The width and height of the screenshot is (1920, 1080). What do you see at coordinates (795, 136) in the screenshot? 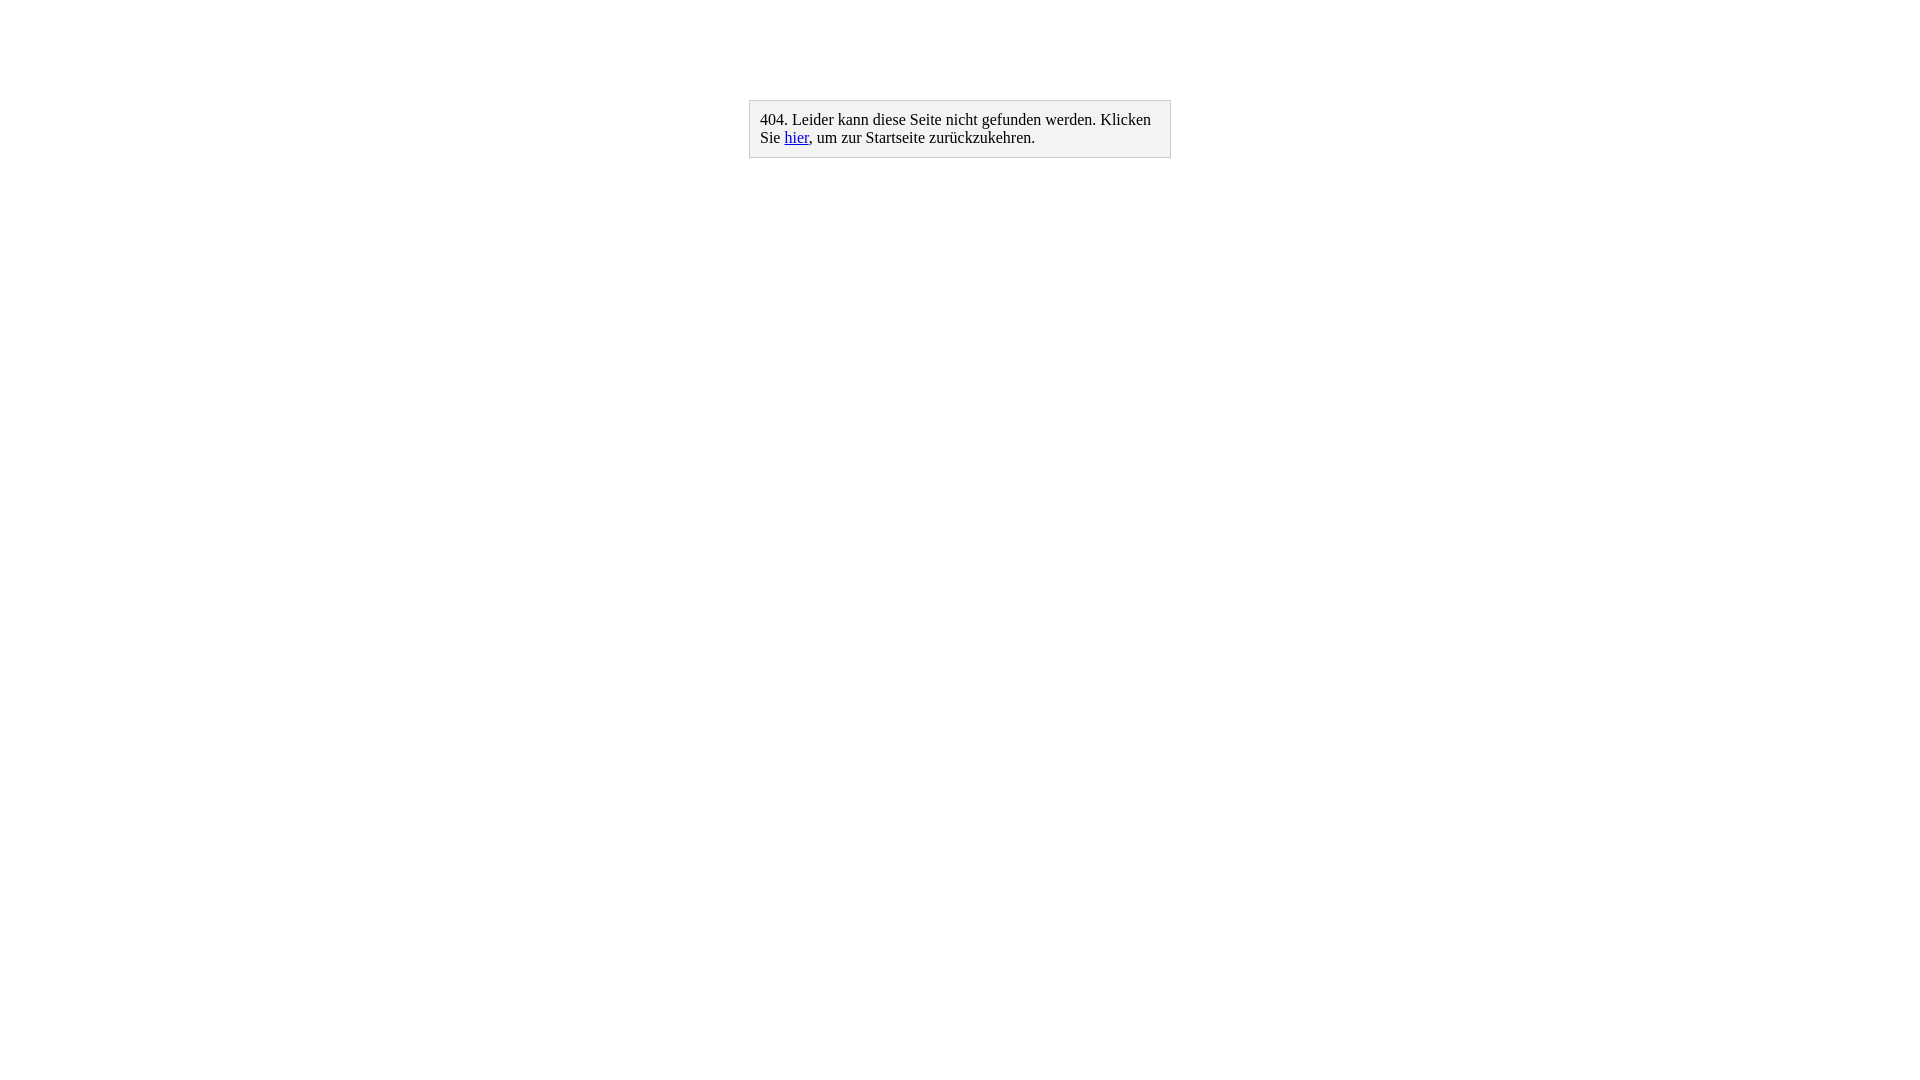
I see `'hier'` at bounding box center [795, 136].